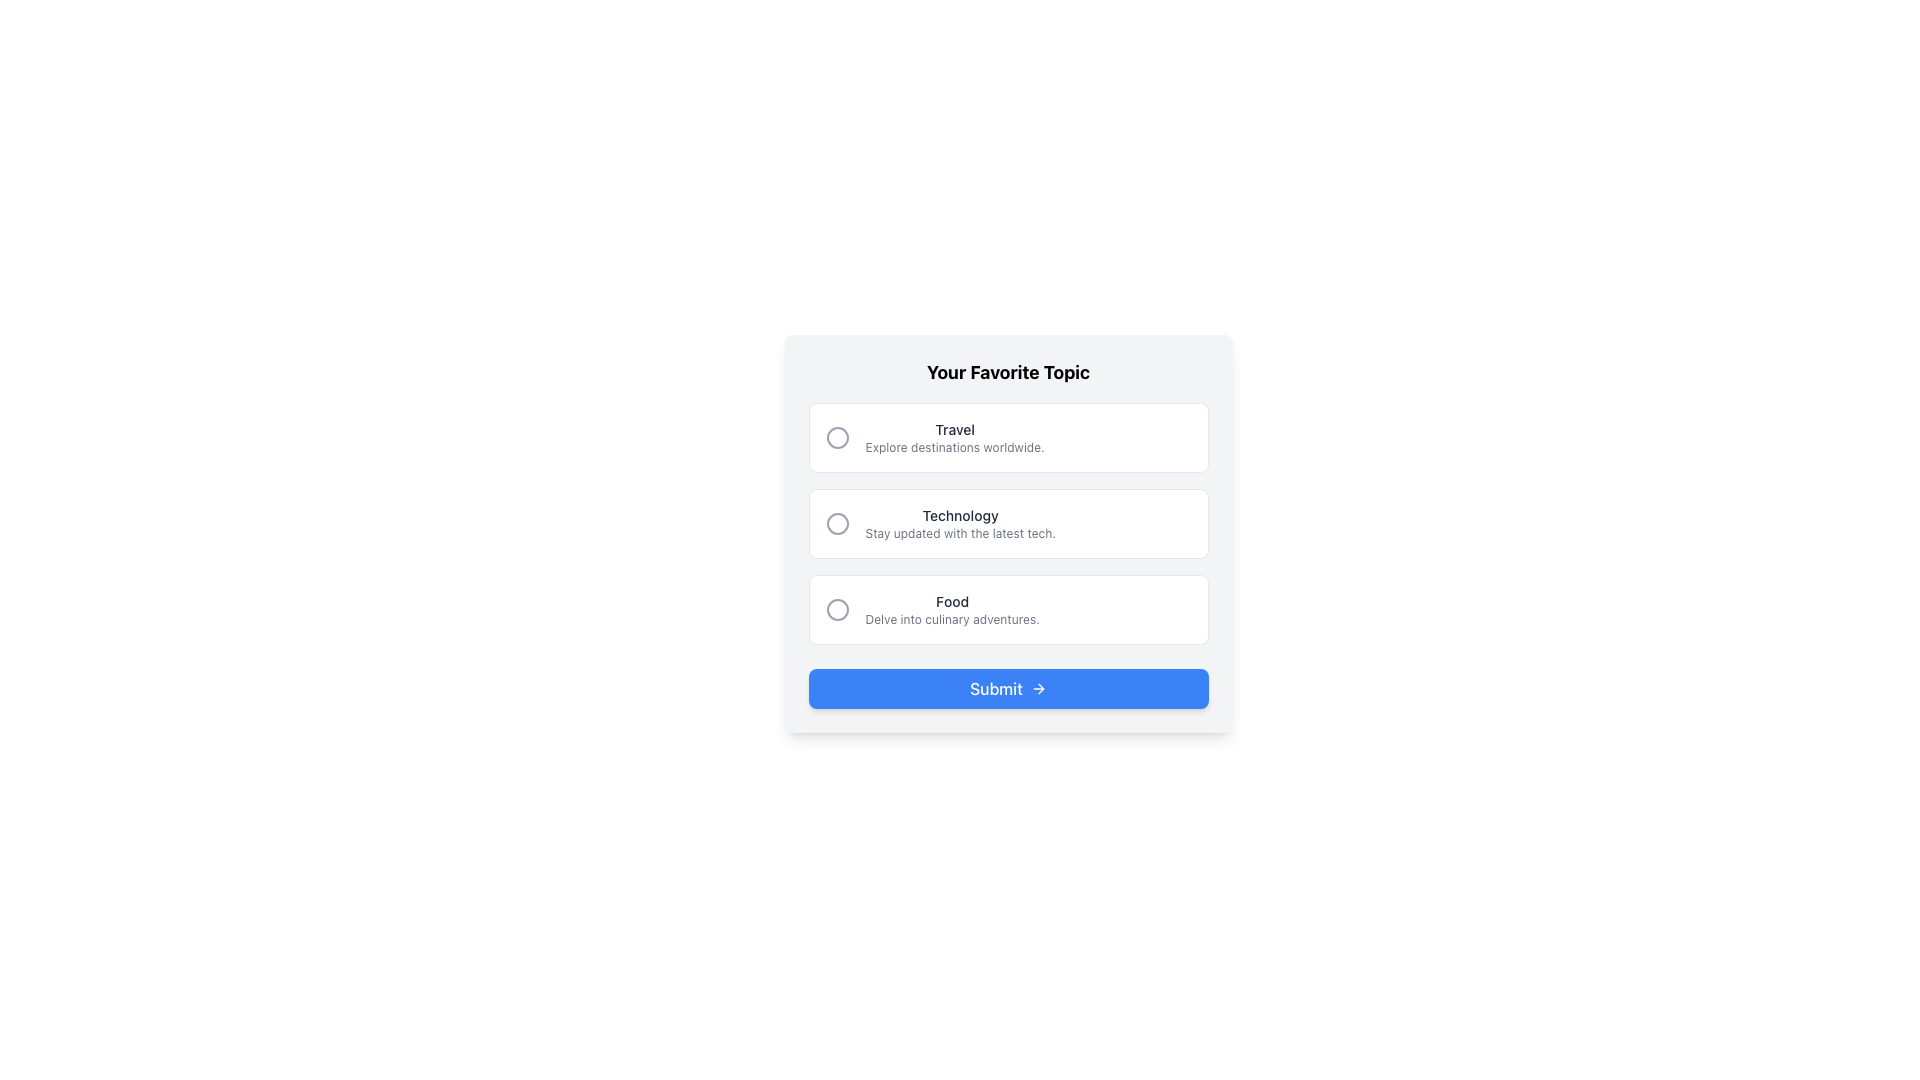 This screenshot has width=1920, height=1080. I want to click on the 'Travel' text description element which includes a bold title and a subtitle, located in the first row of the vertical list under 'Your Favorite Topic', so click(954, 437).